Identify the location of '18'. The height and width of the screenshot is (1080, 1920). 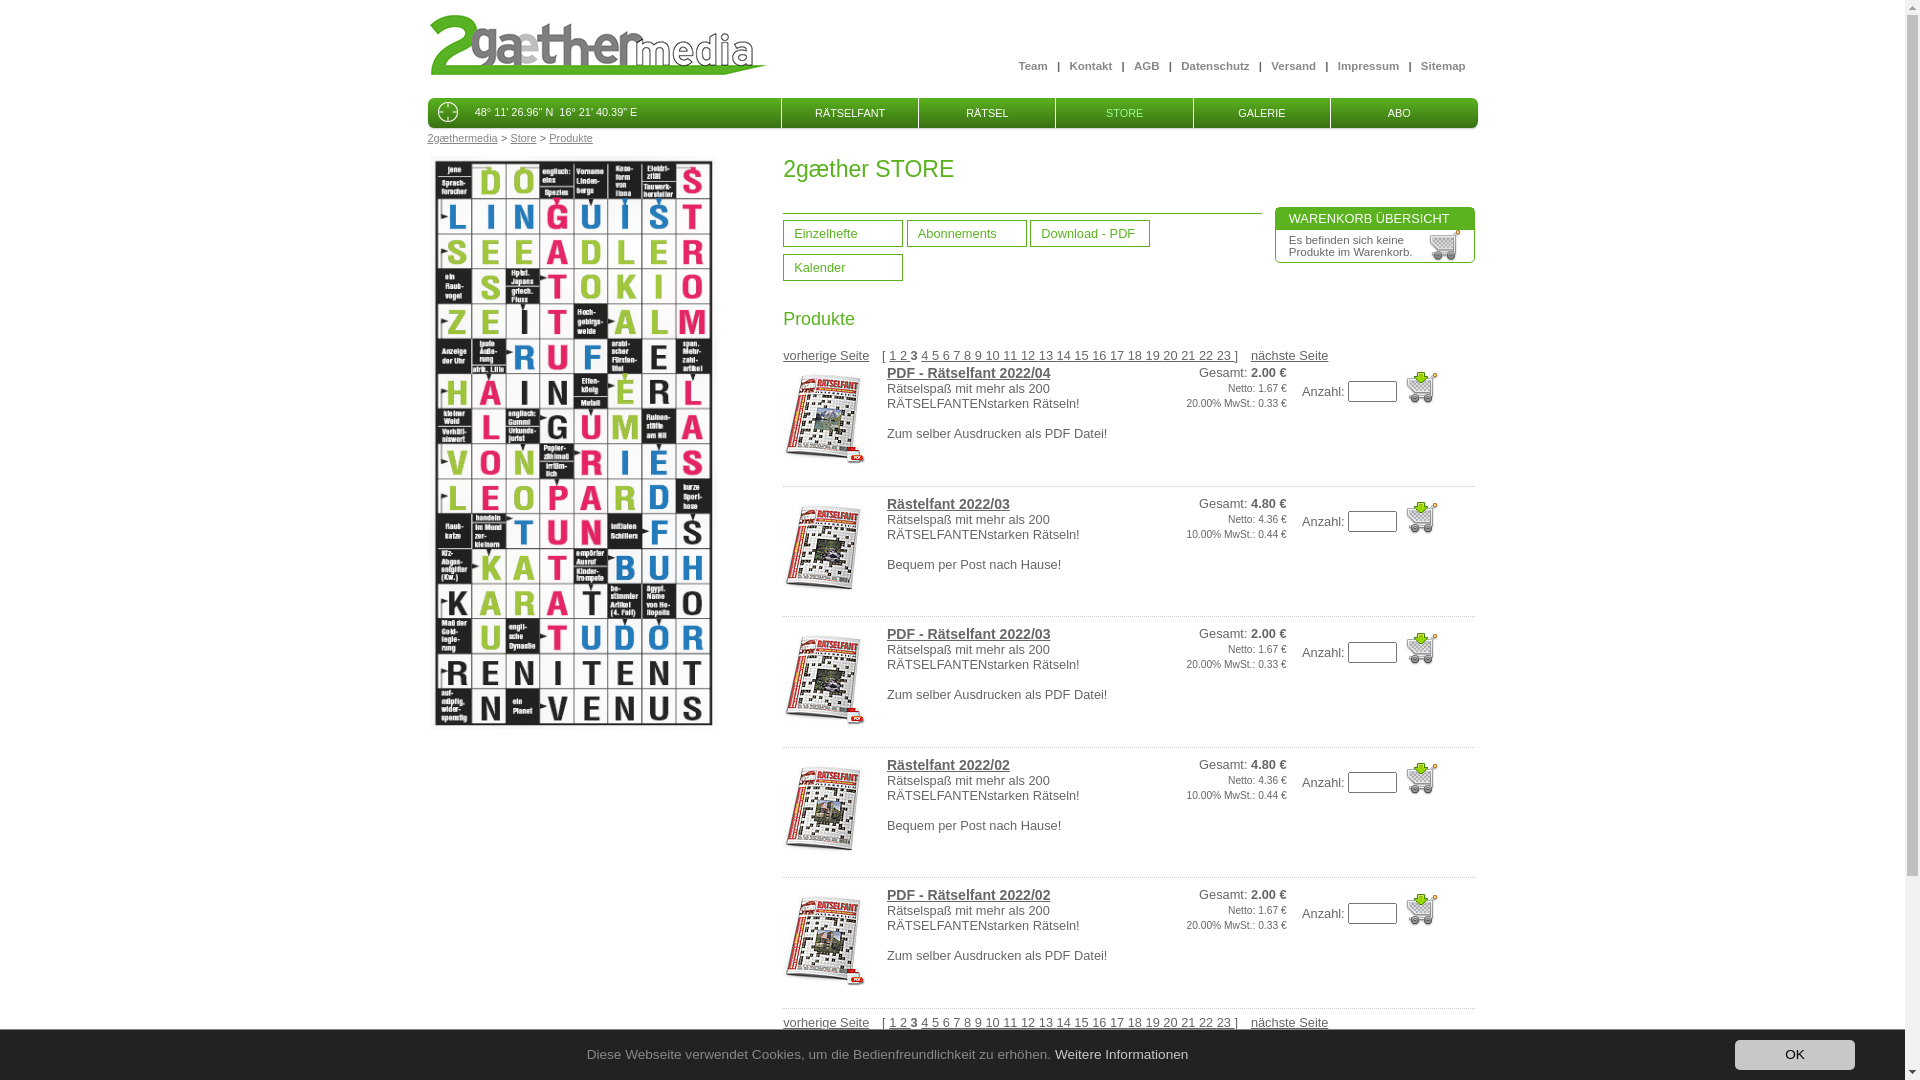
(1137, 354).